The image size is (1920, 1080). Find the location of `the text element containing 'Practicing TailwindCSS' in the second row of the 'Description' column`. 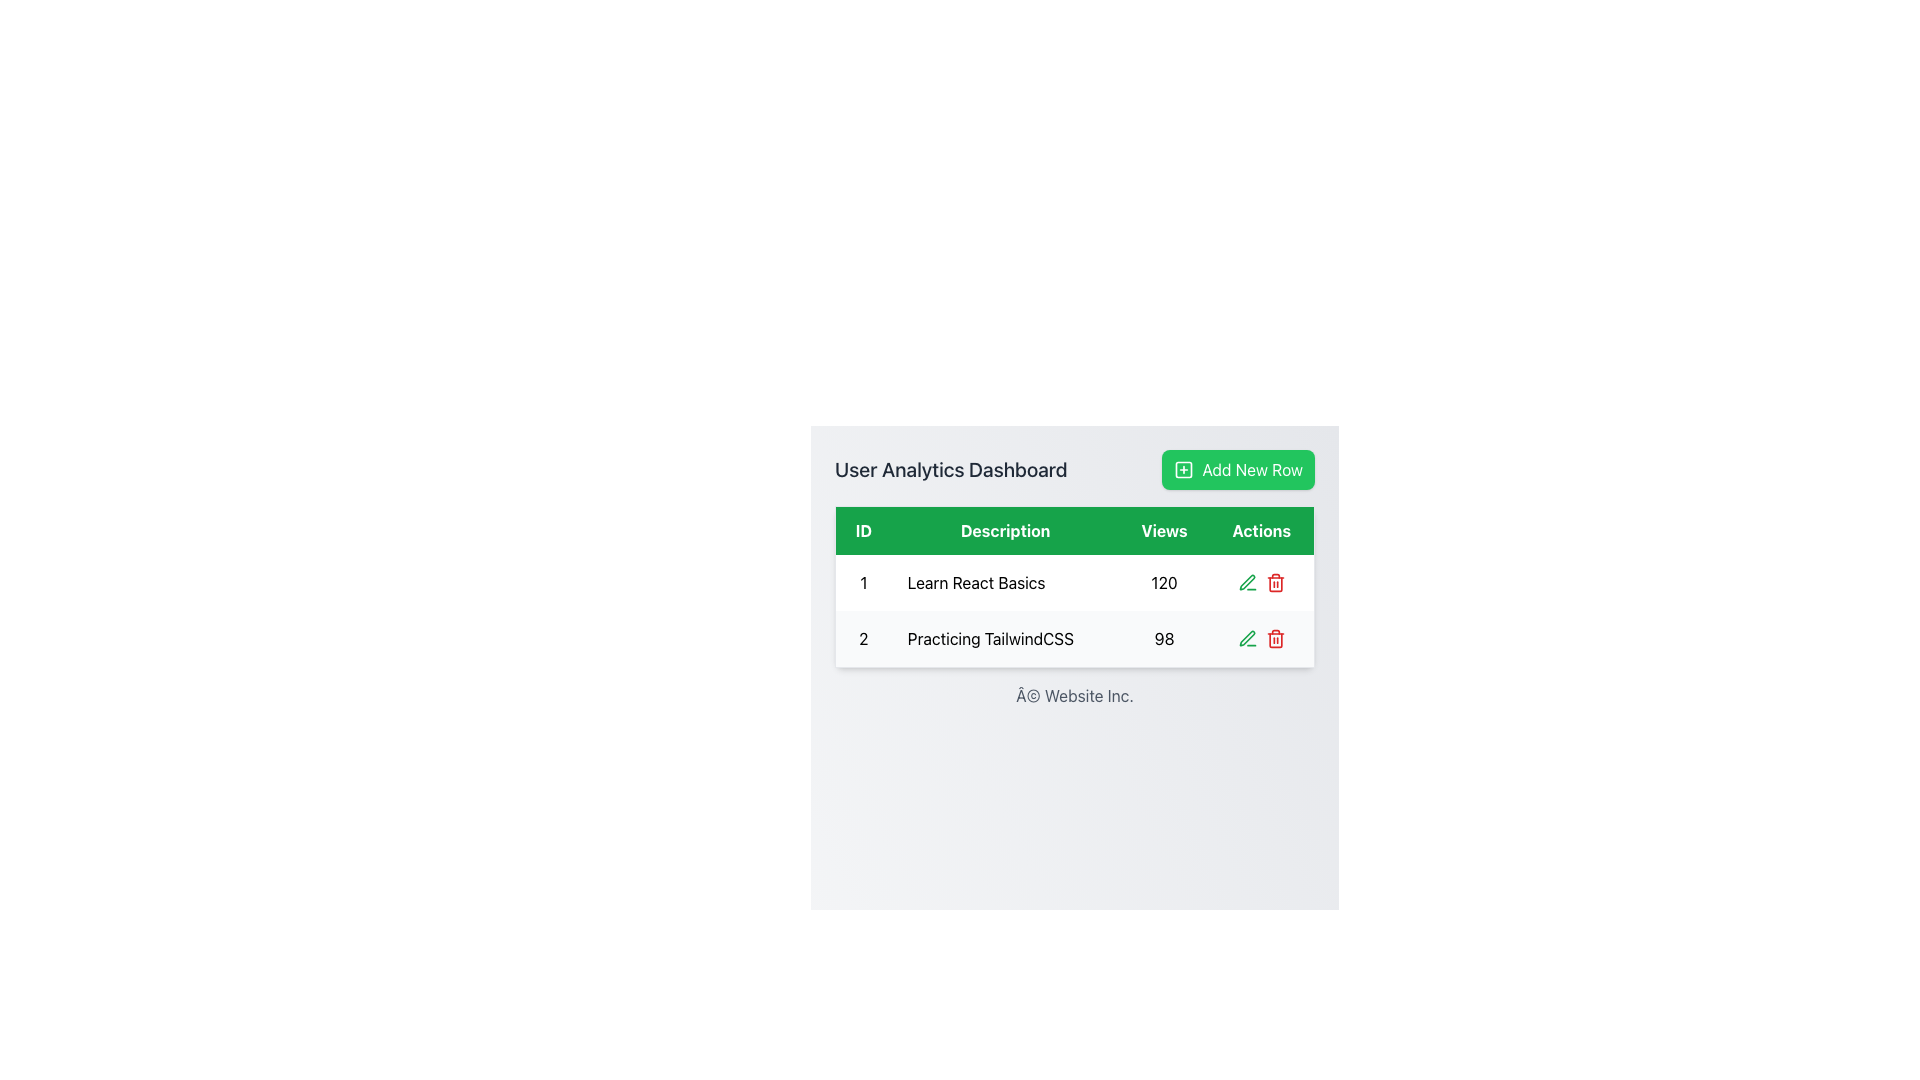

the text element containing 'Practicing TailwindCSS' in the second row of the 'Description' column is located at coordinates (1005, 639).